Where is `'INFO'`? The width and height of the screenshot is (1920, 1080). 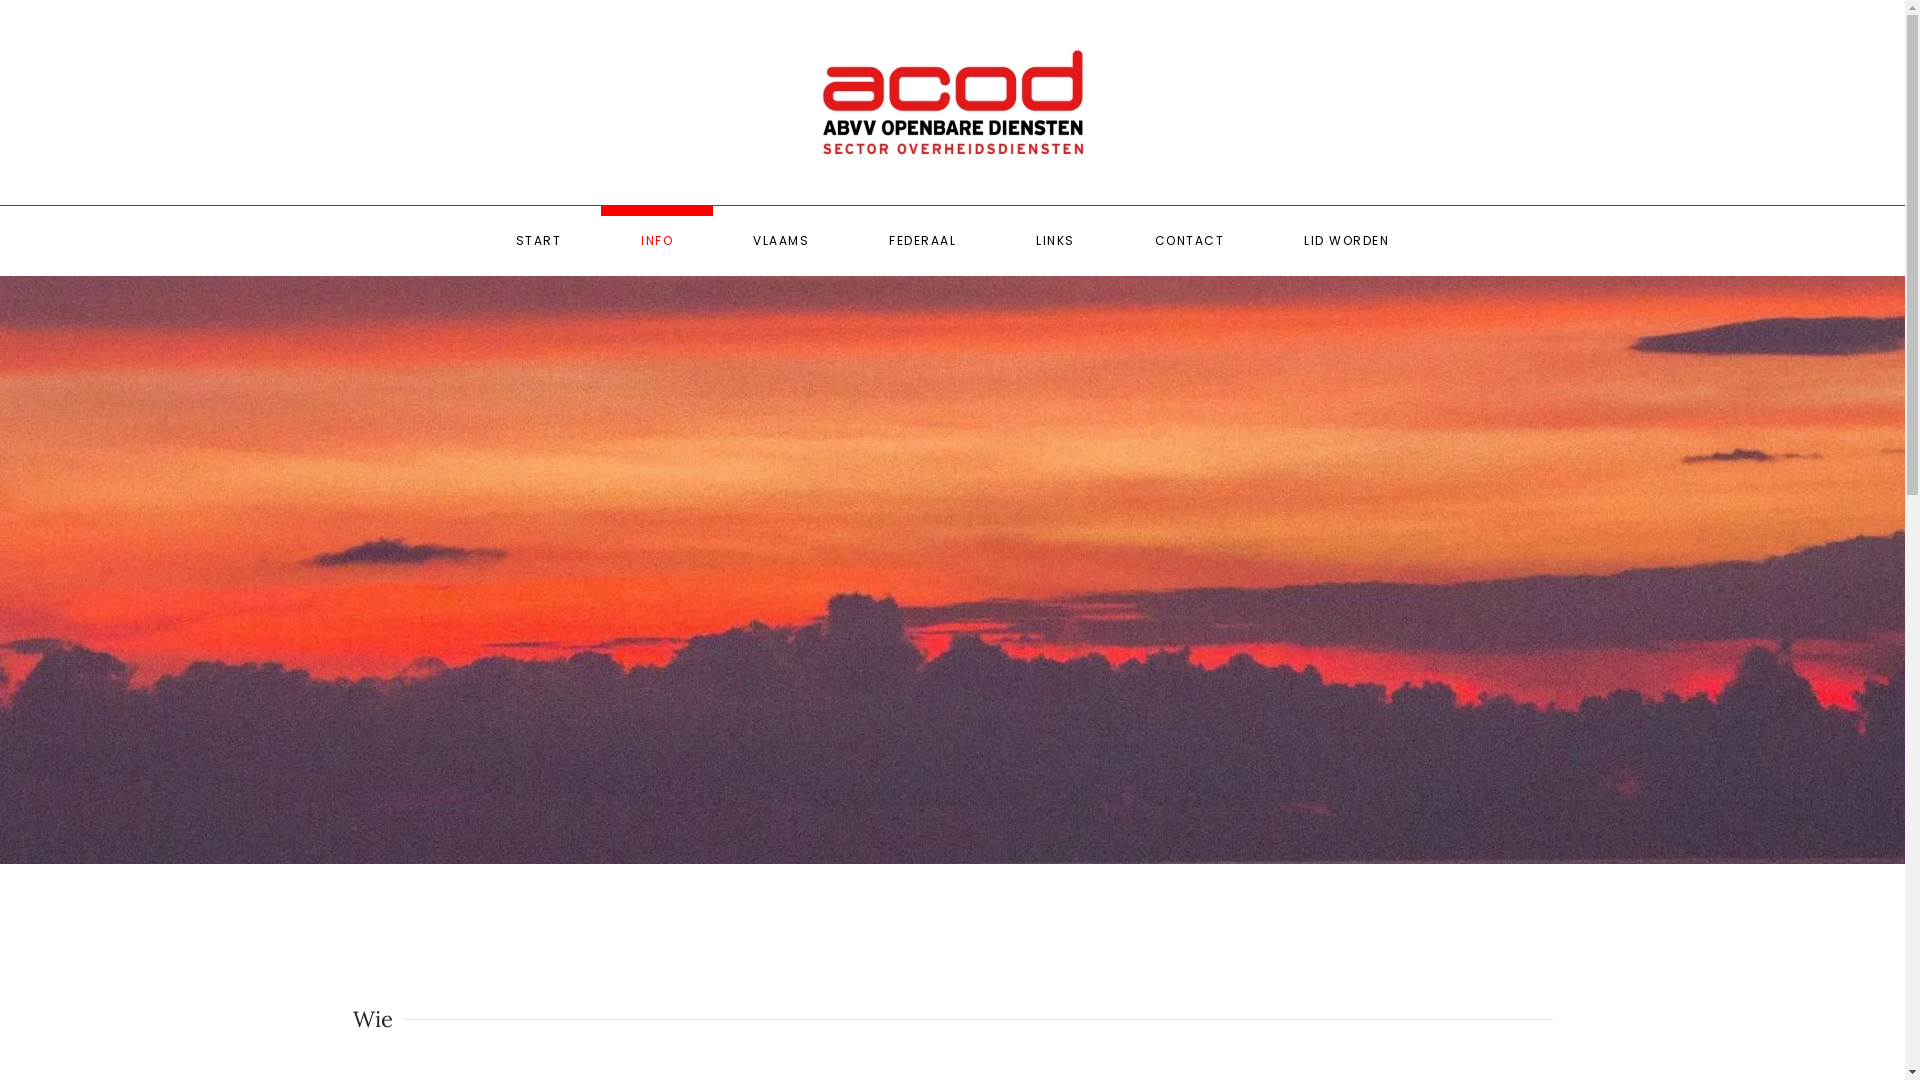
'INFO' is located at coordinates (599, 239).